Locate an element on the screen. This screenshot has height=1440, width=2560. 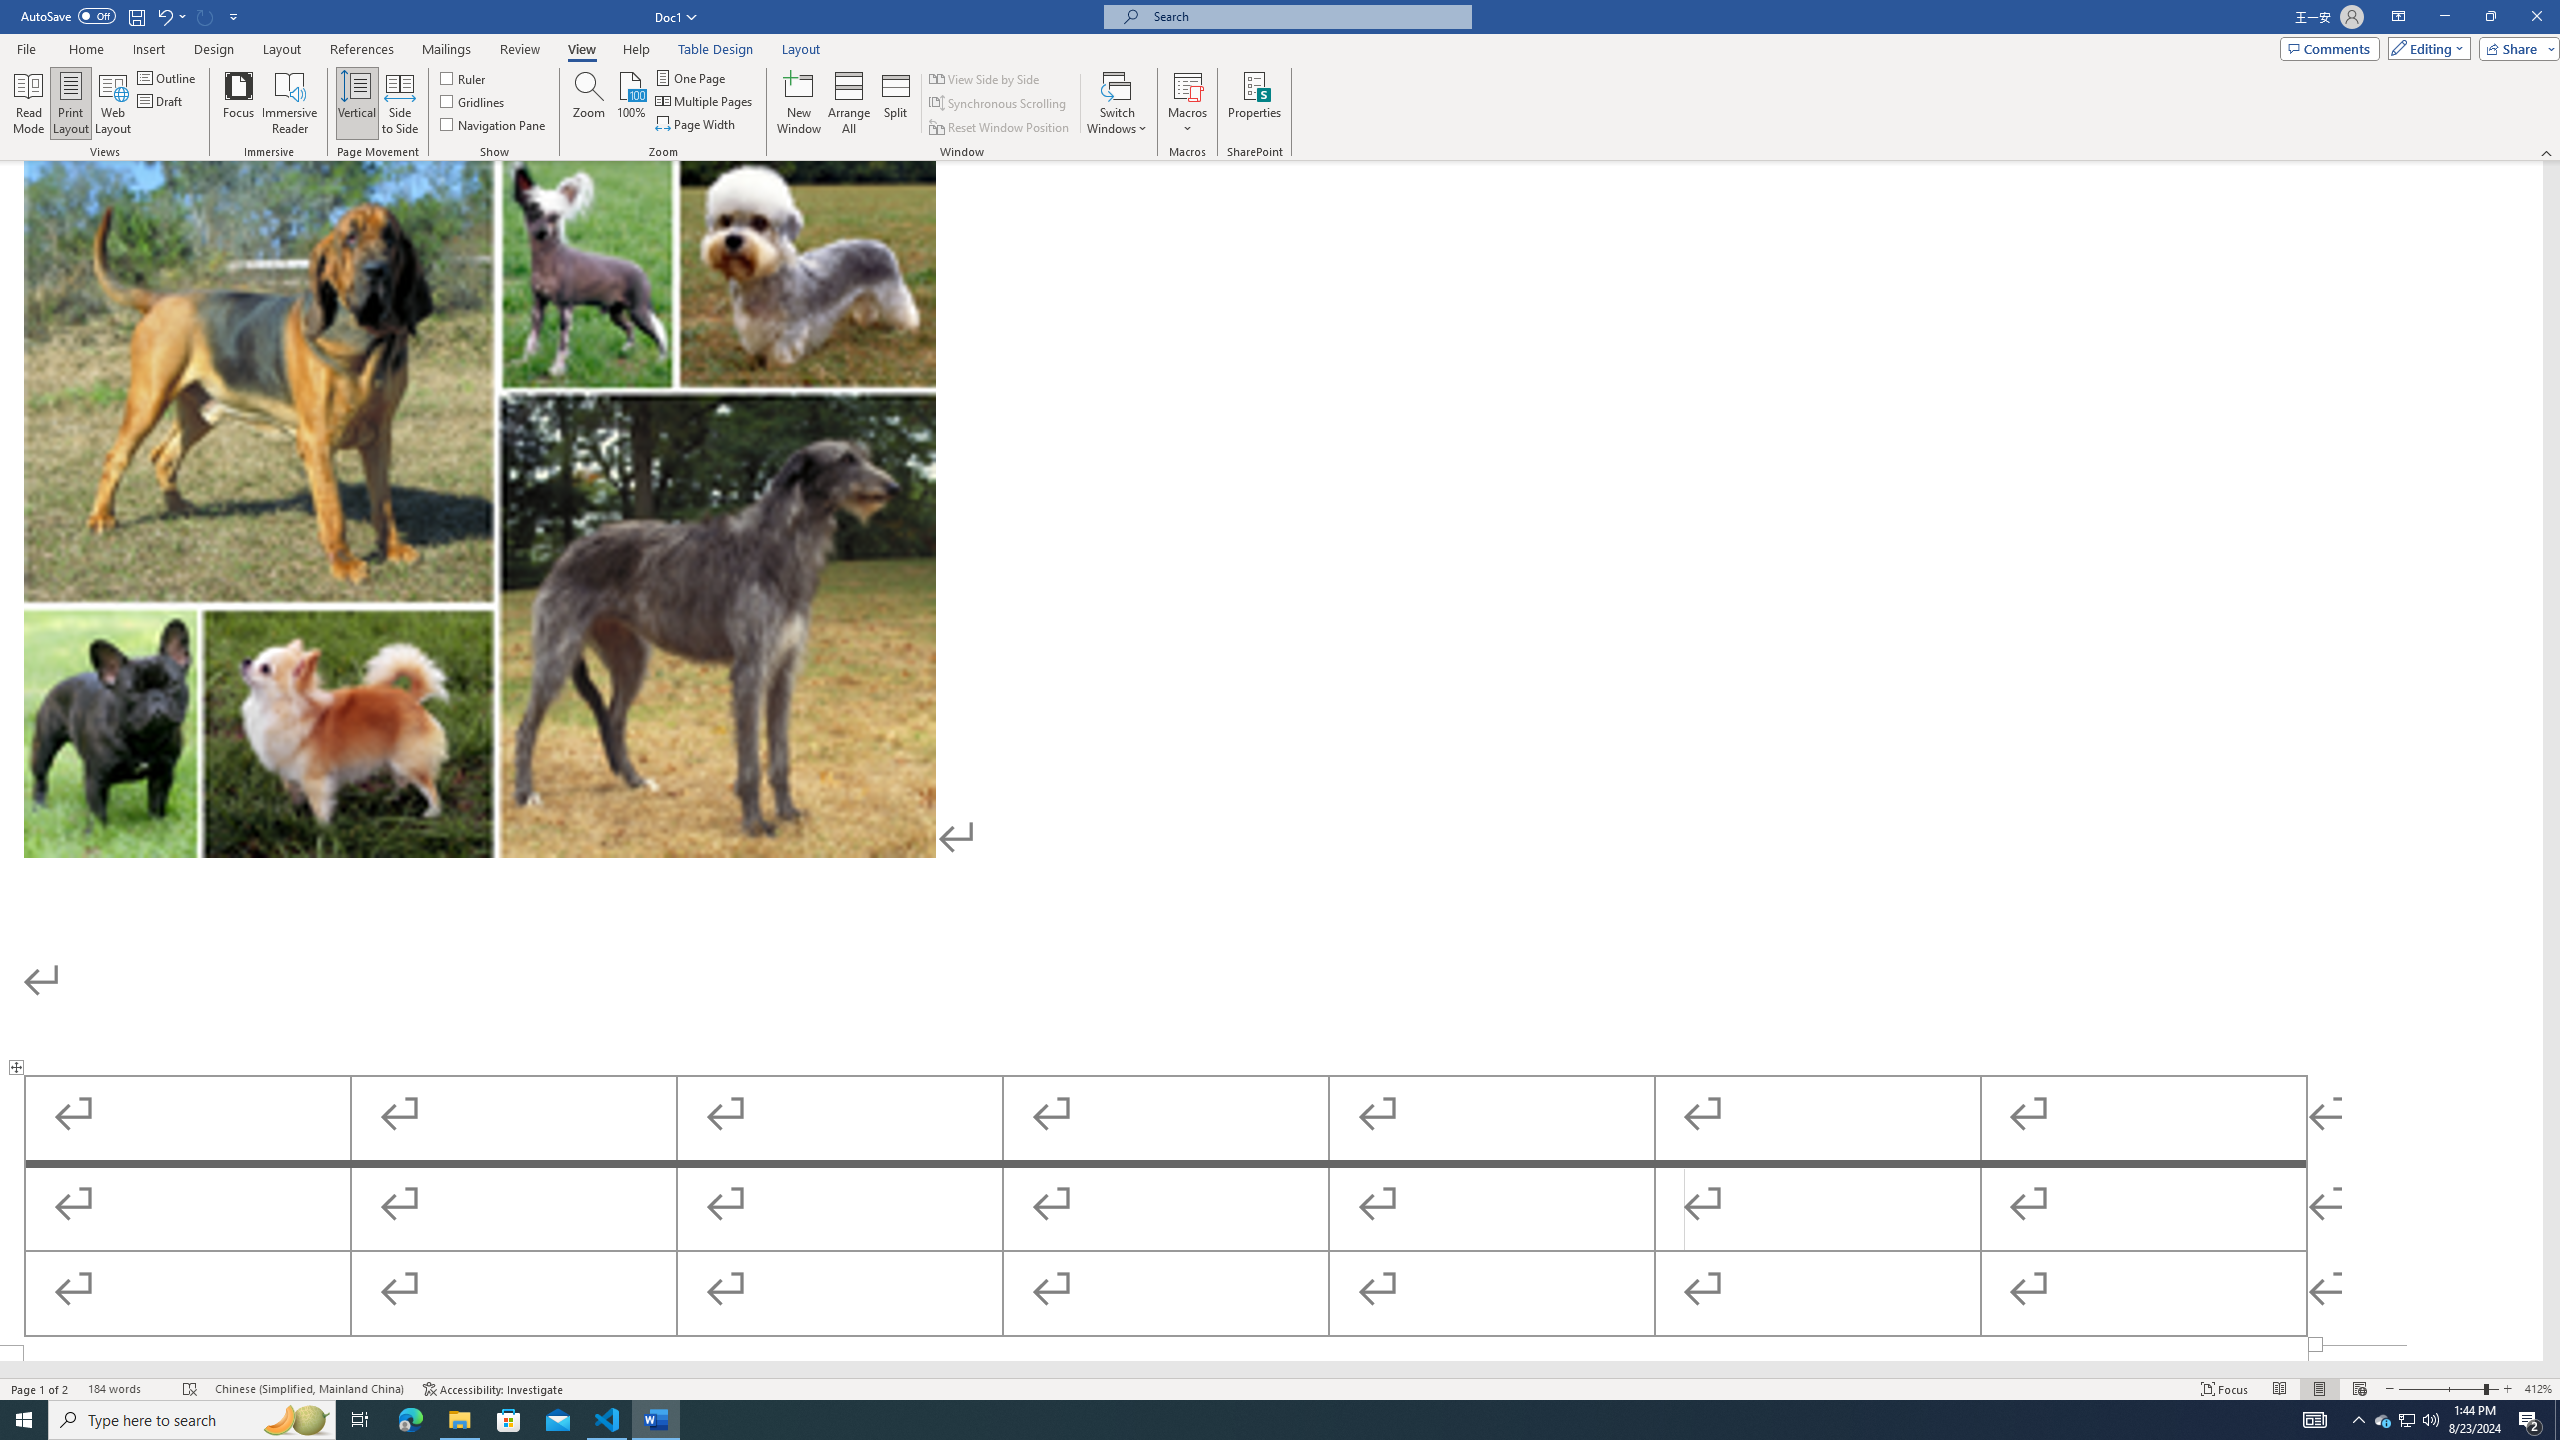
'Page Number Page 1 of 2' is located at coordinates (40, 1389).